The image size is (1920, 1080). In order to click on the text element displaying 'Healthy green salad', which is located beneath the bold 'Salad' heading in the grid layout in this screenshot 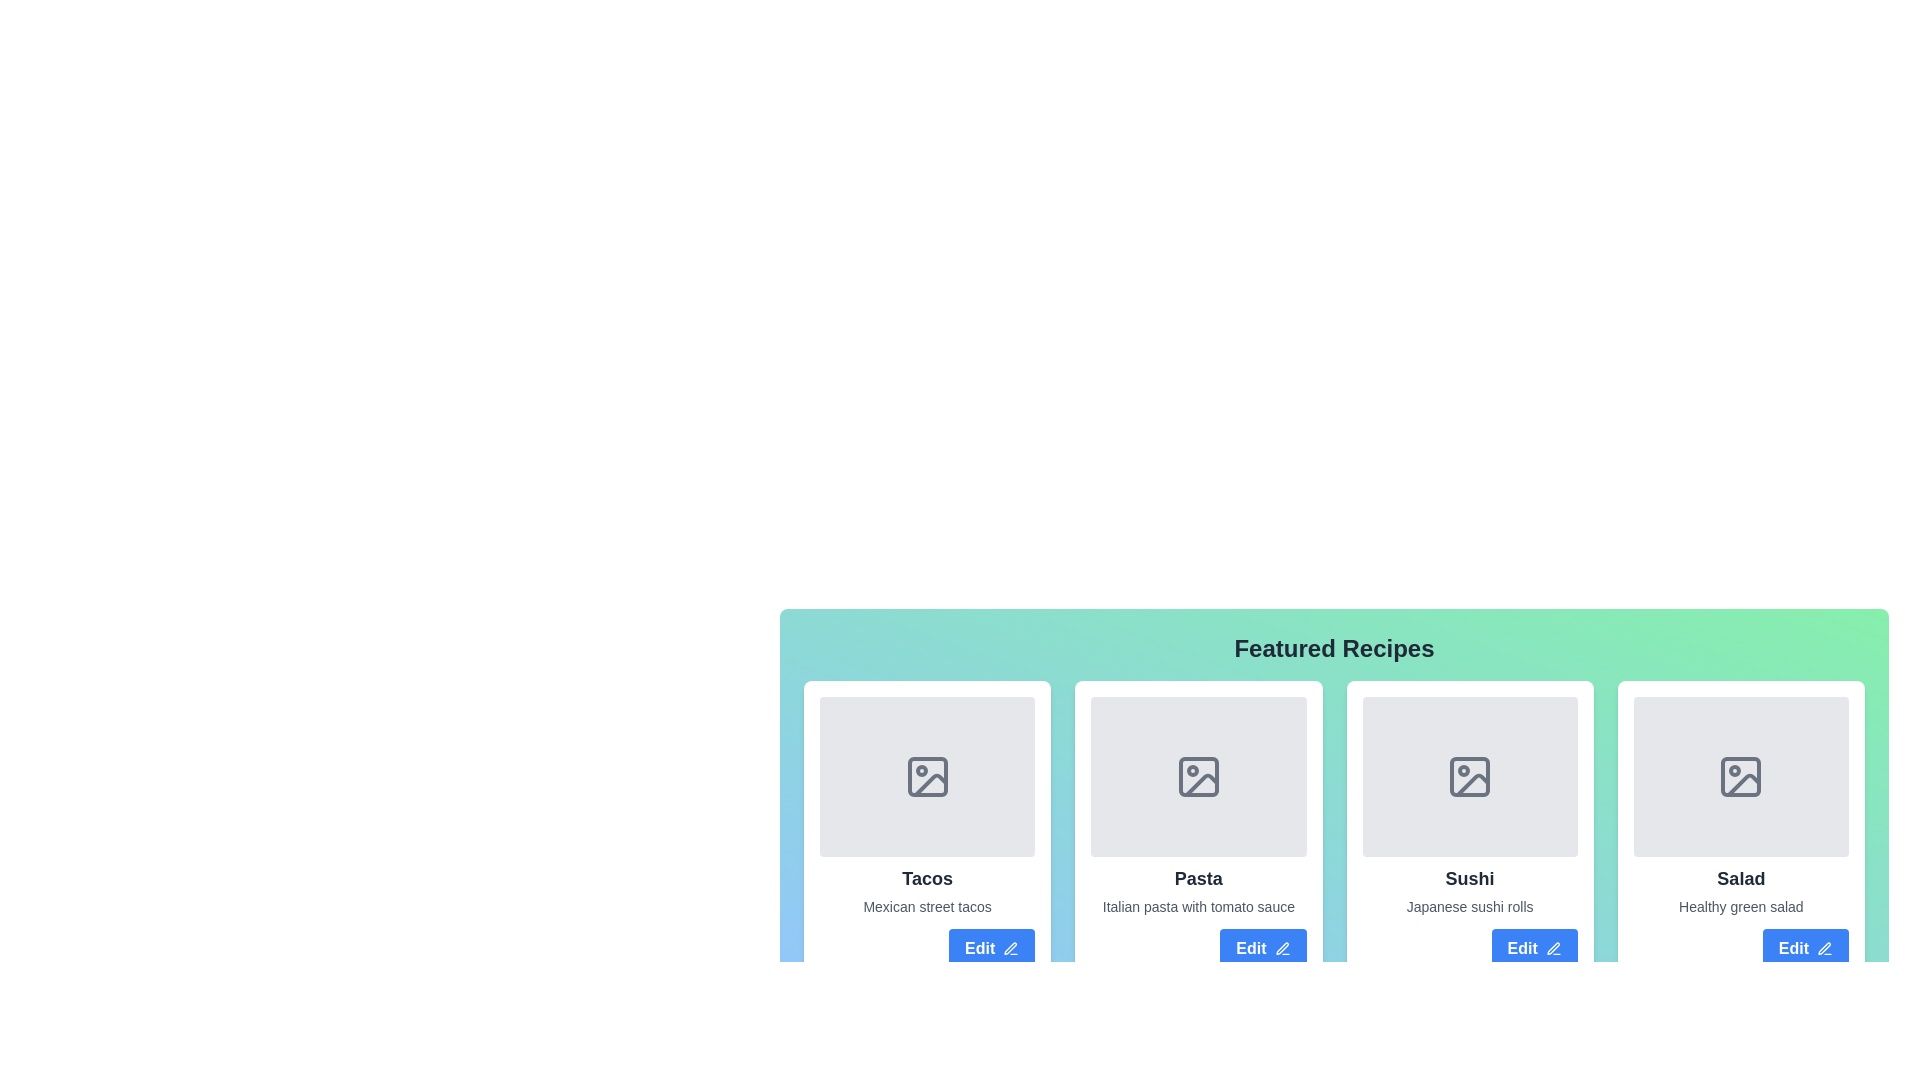, I will do `click(1740, 906)`.